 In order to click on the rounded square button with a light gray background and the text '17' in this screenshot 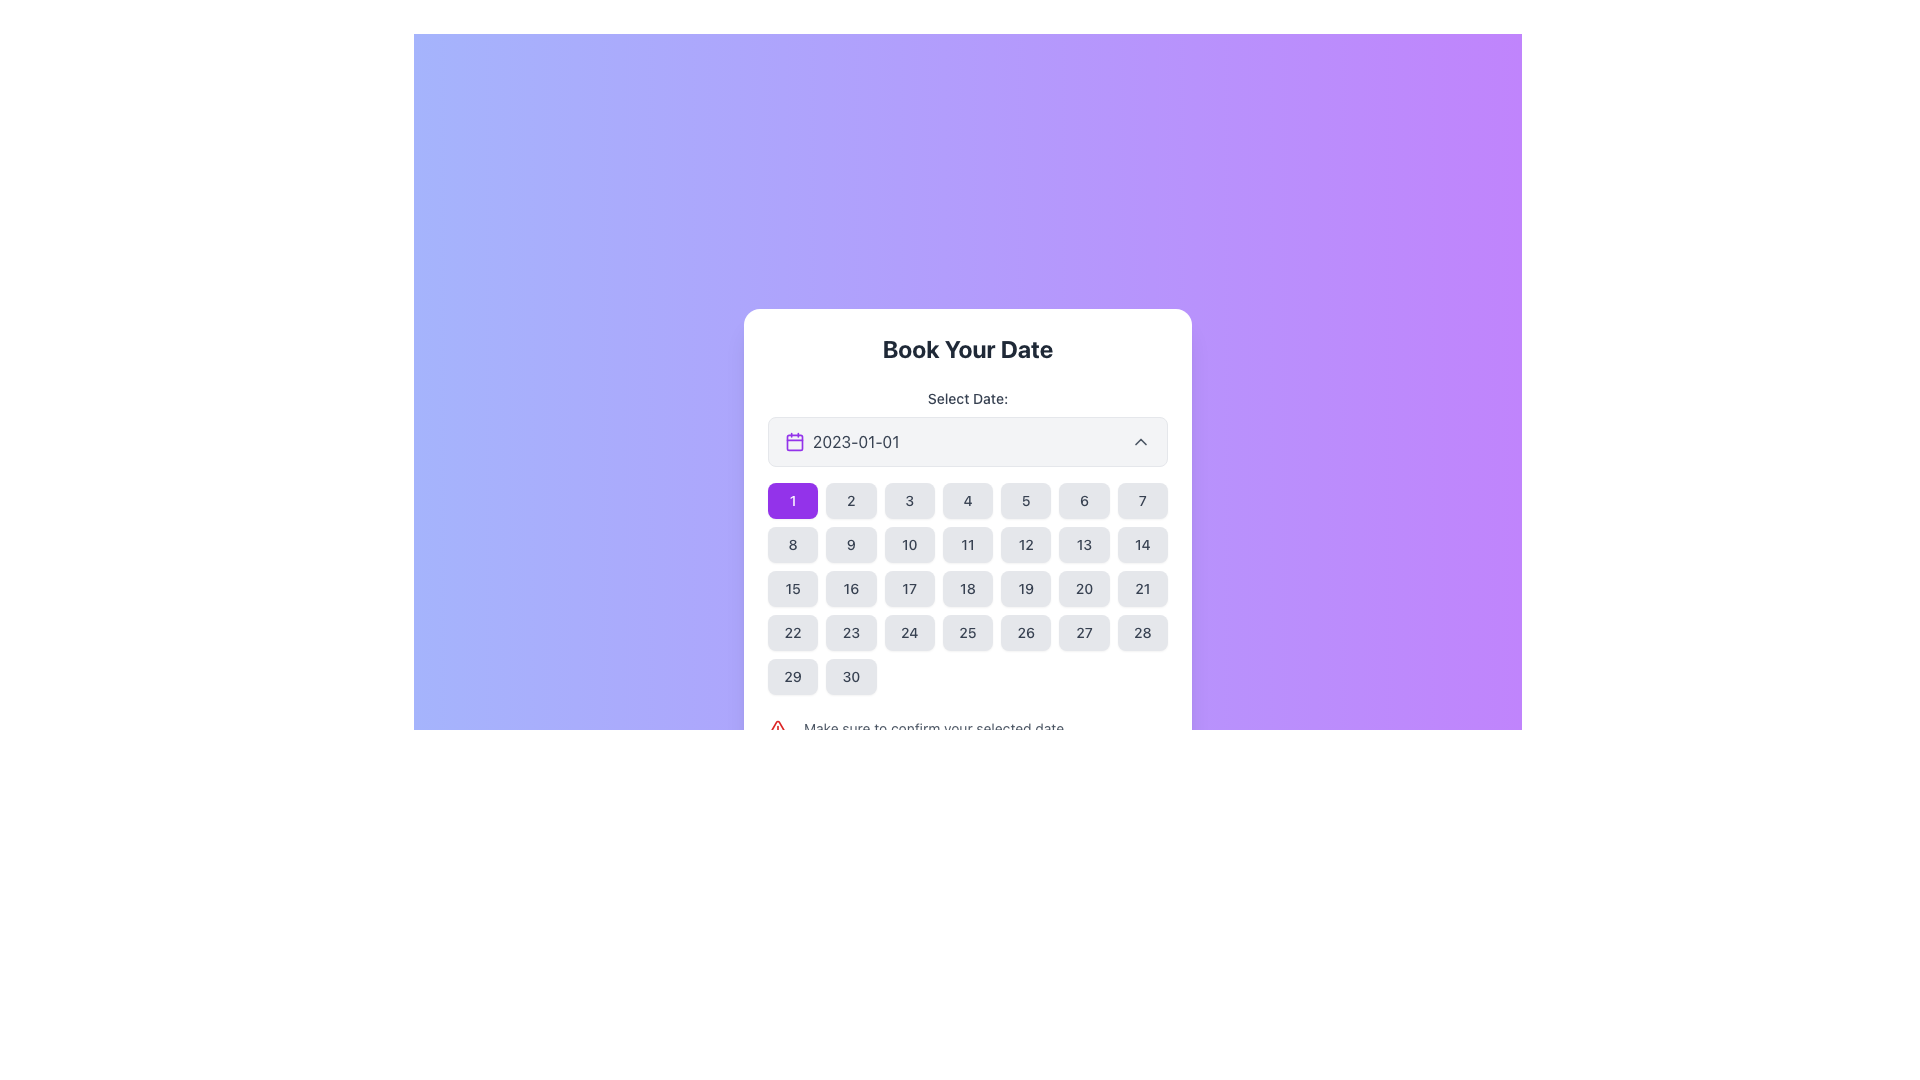, I will do `click(908, 588)`.